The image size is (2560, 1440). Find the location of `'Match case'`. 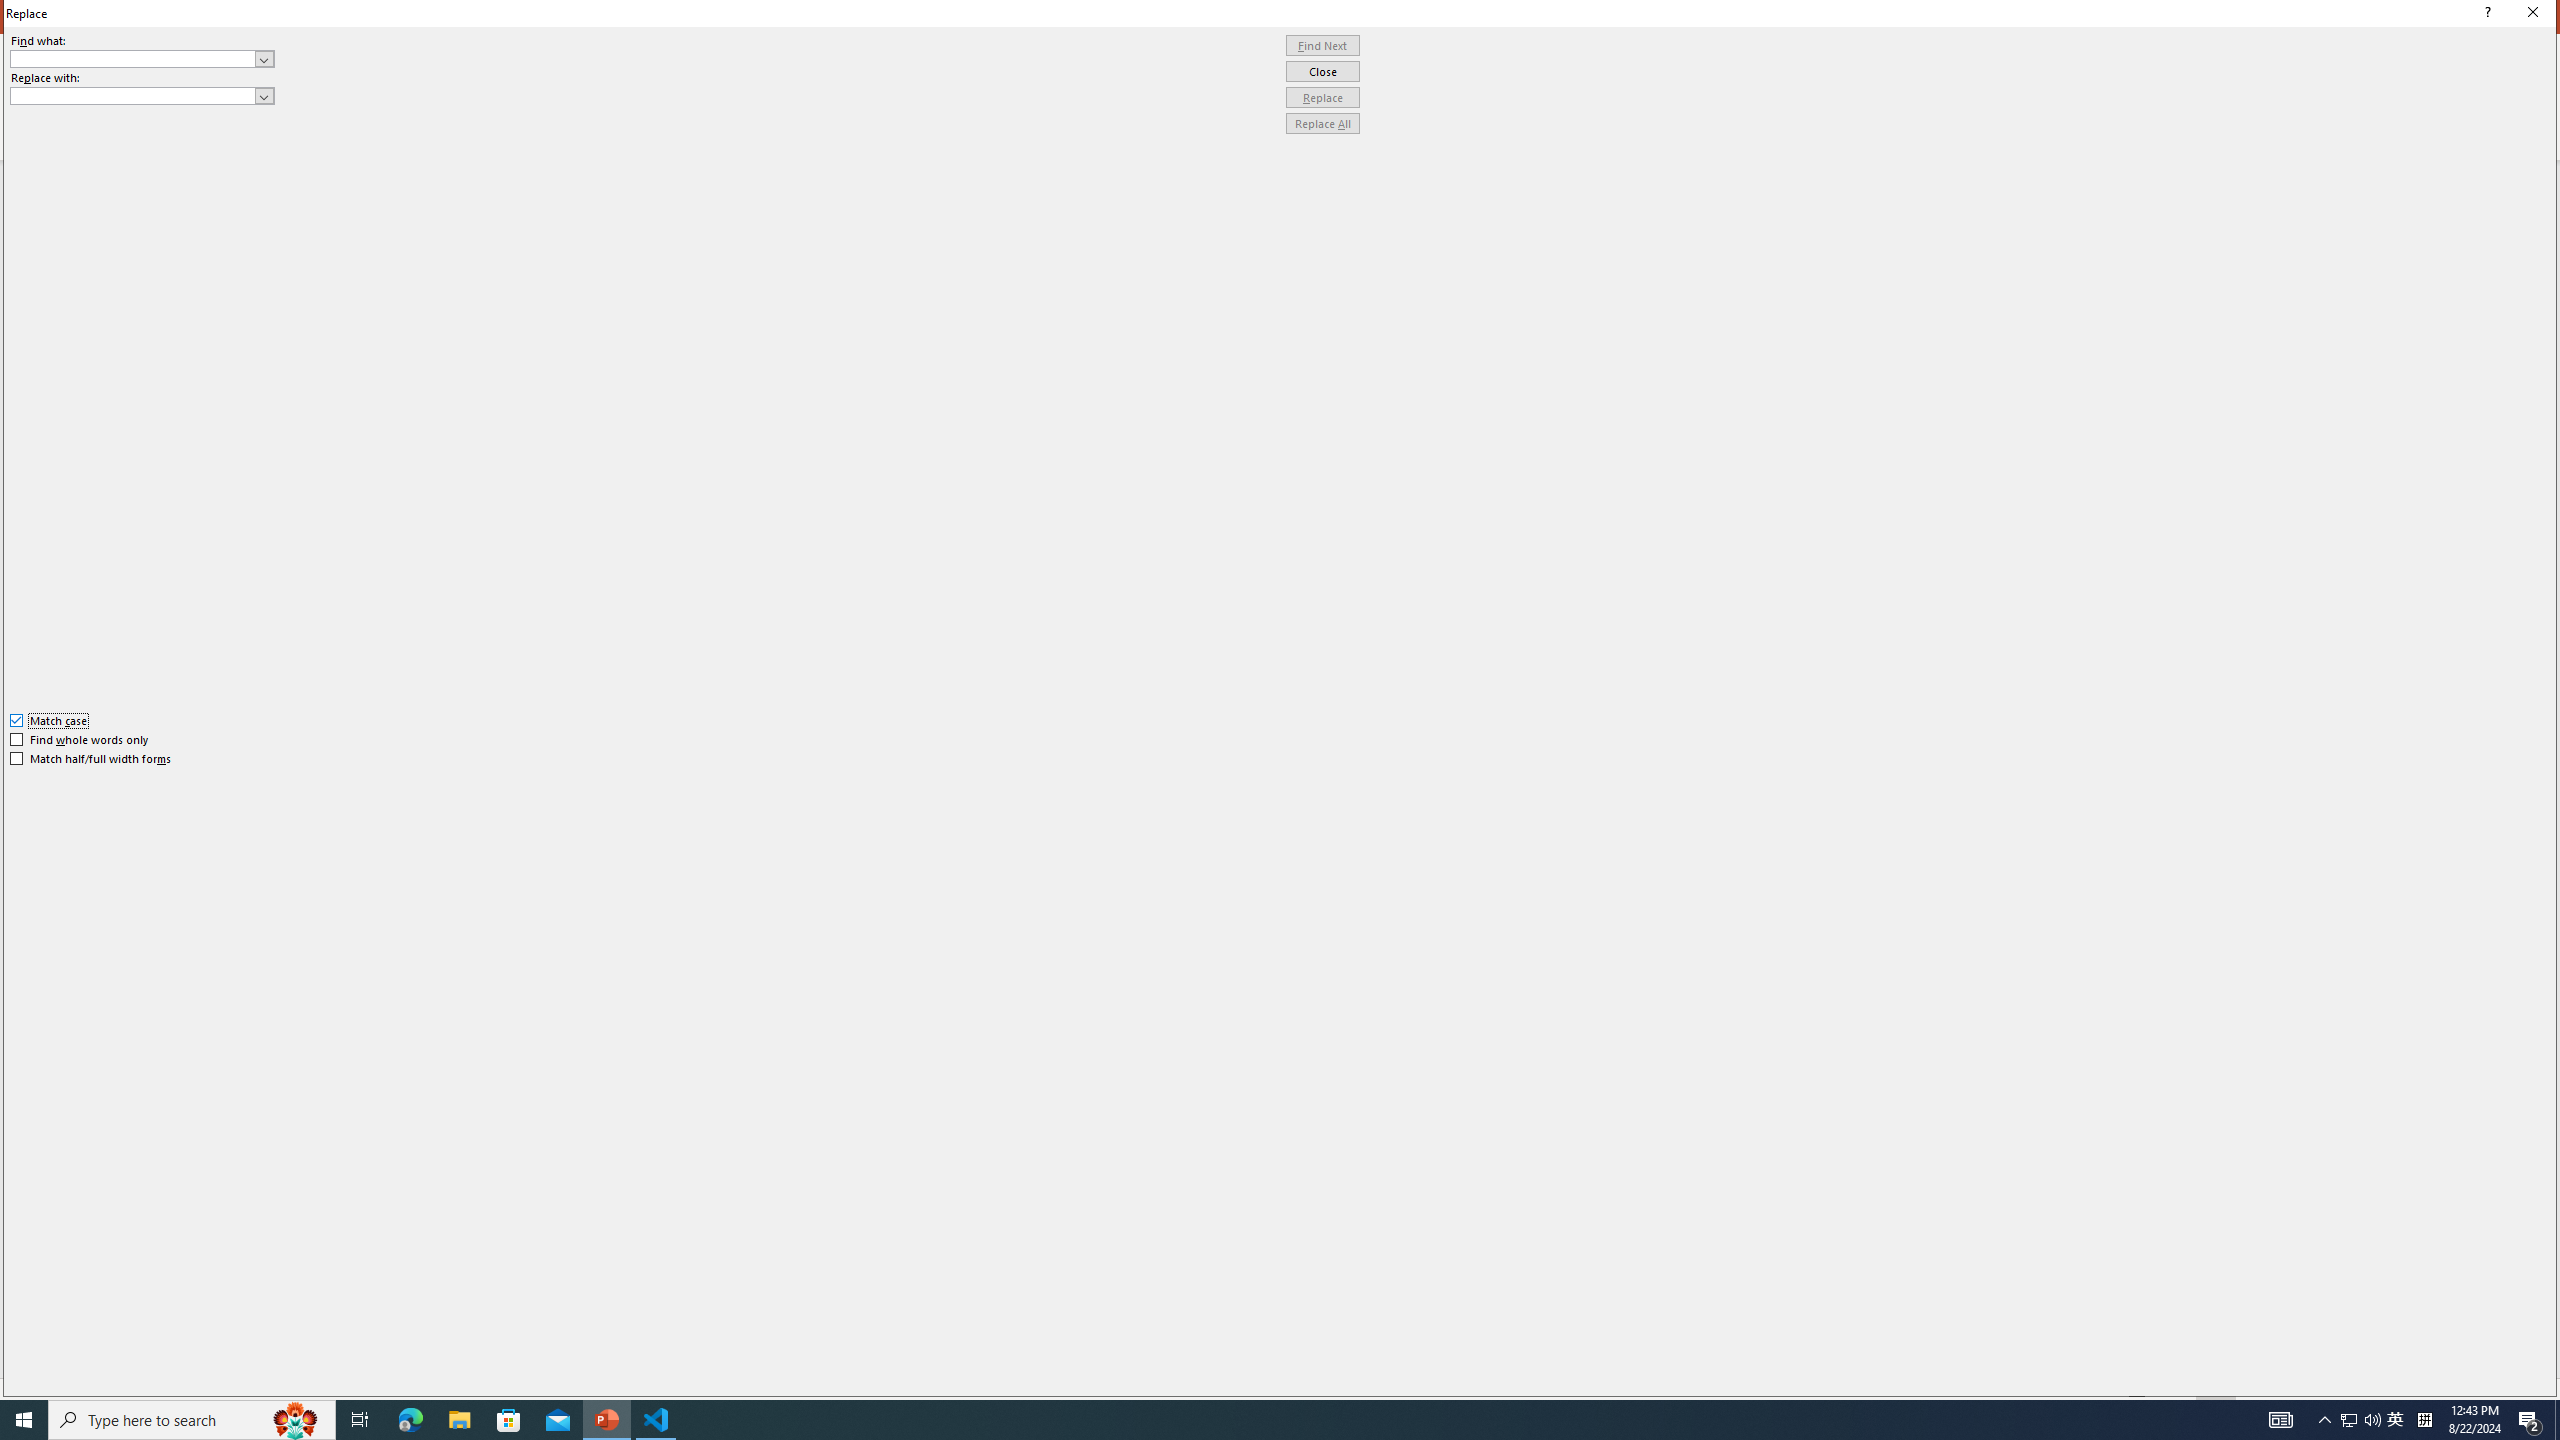

'Match case' is located at coordinates (48, 720).